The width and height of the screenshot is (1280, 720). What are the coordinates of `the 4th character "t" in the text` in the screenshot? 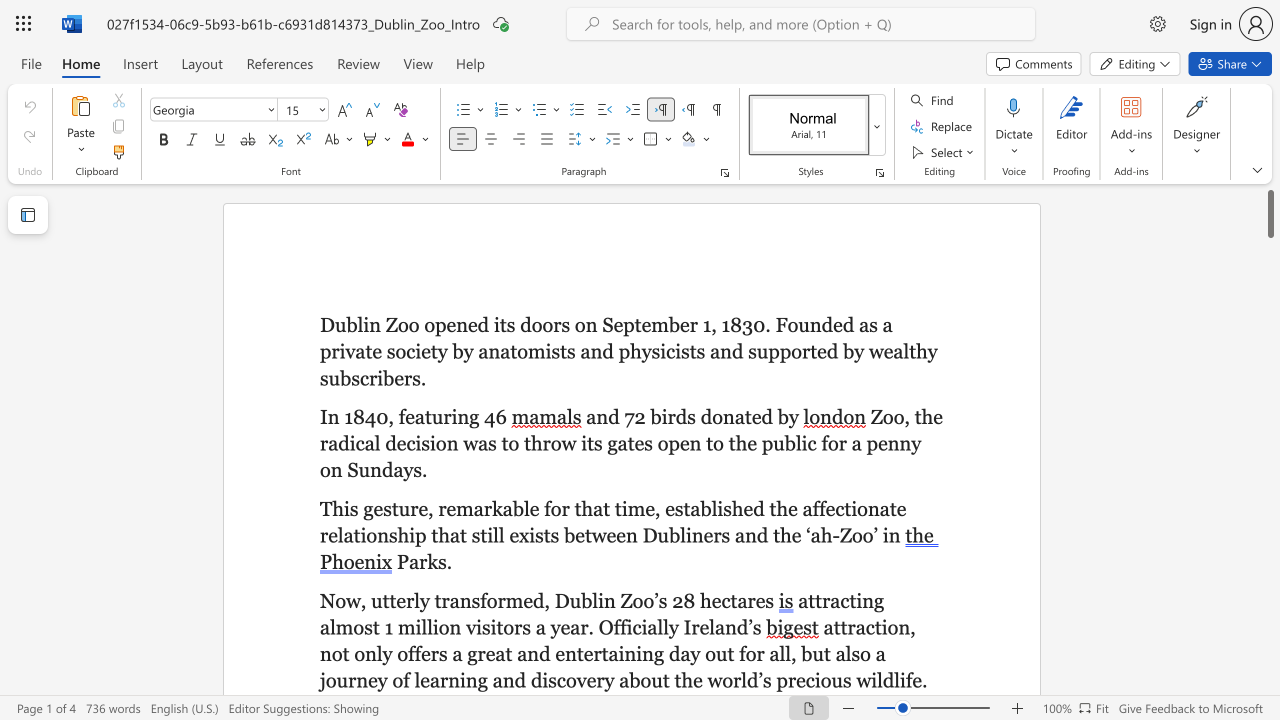 It's located at (346, 654).